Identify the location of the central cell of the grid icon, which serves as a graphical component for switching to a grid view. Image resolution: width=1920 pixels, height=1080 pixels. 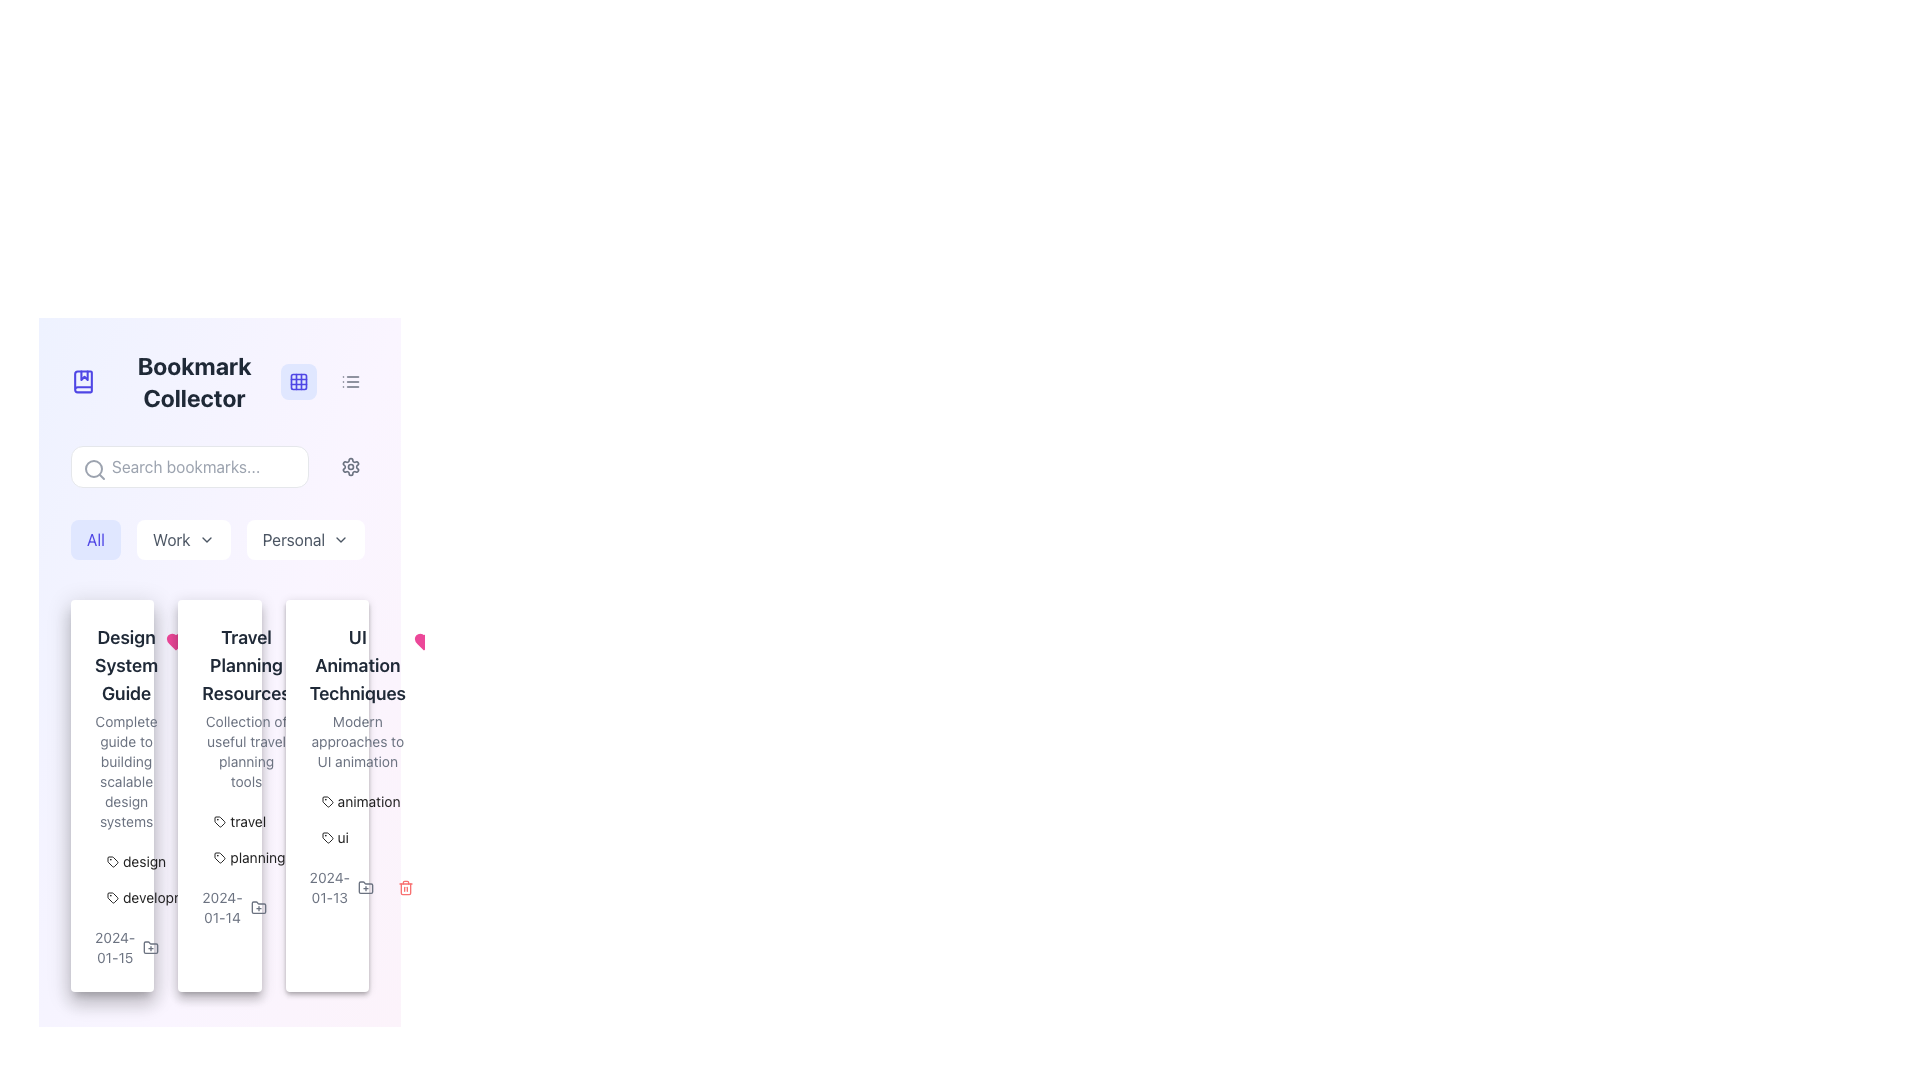
(297, 381).